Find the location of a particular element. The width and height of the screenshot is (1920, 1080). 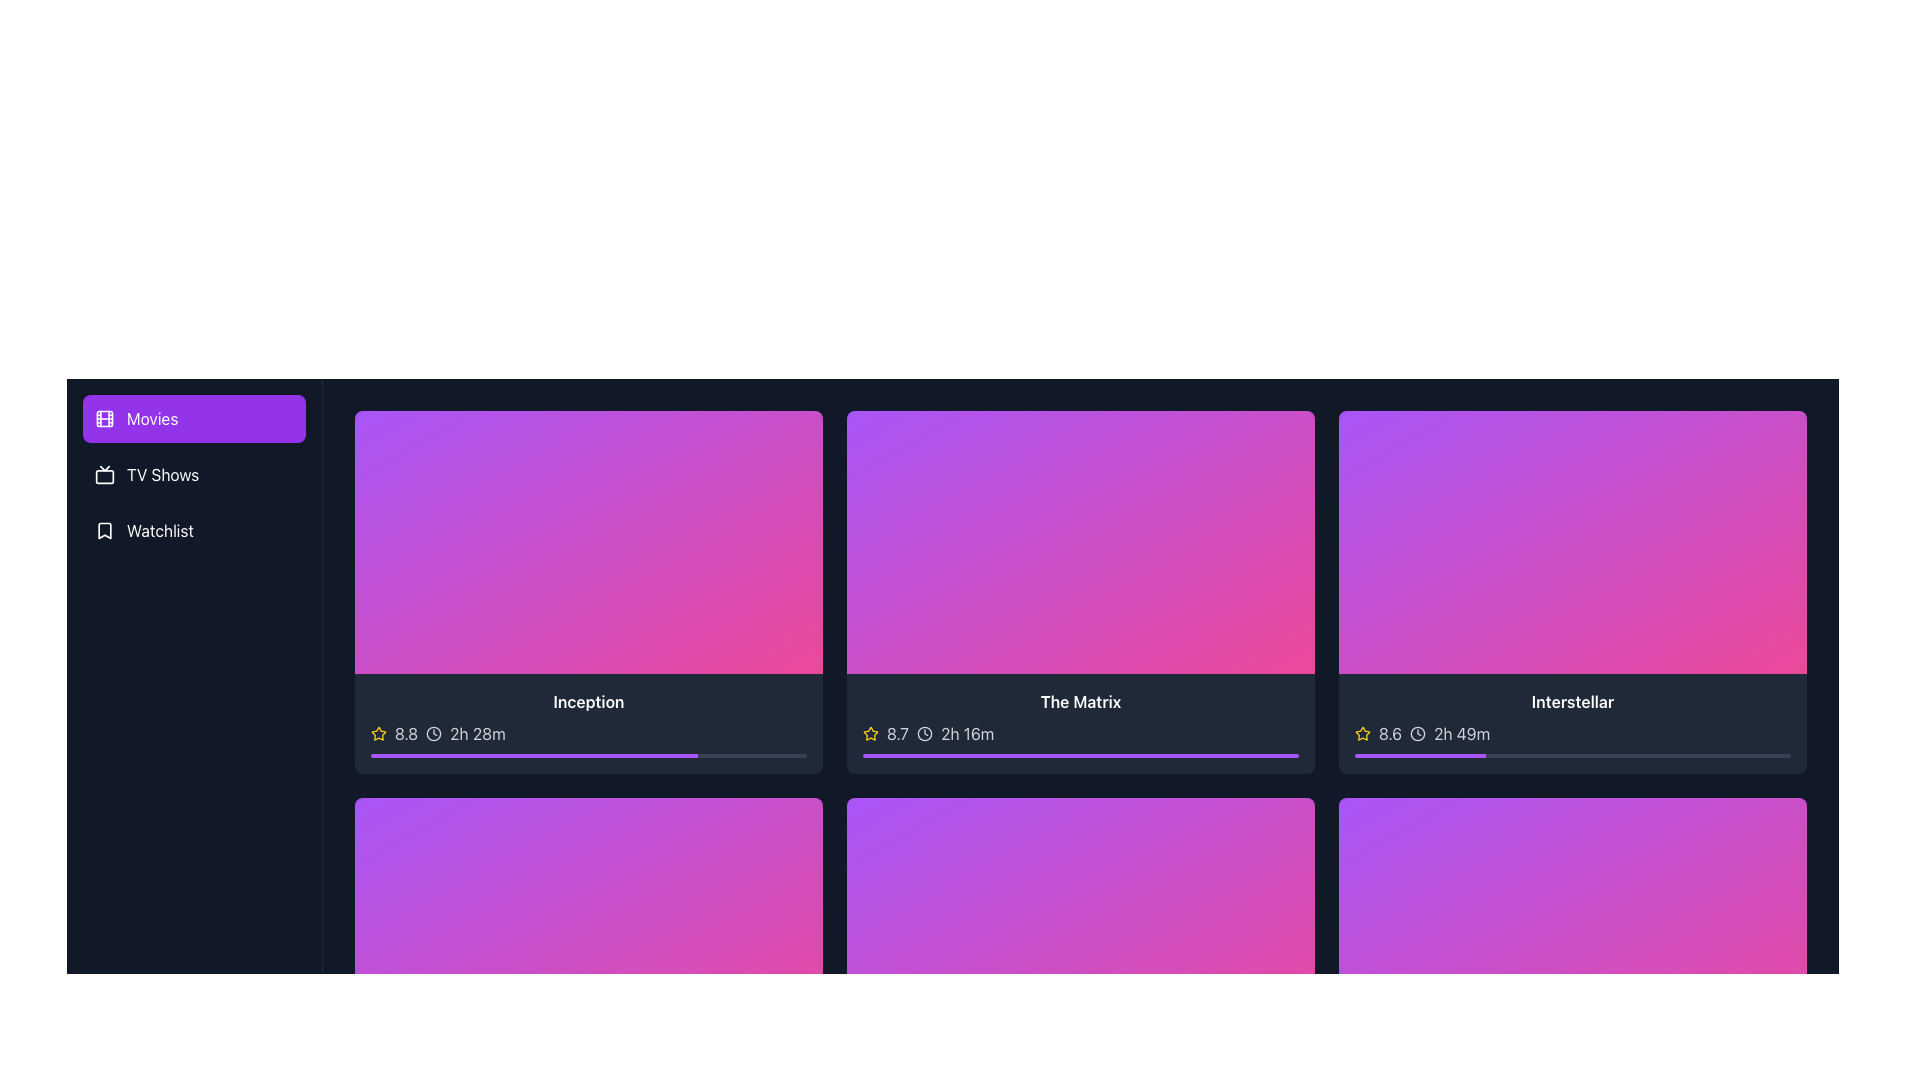

the progress visually by focusing on the purple progress bar located beneath the movie entry labeled 'Inception' is located at coordinates (534, 756).